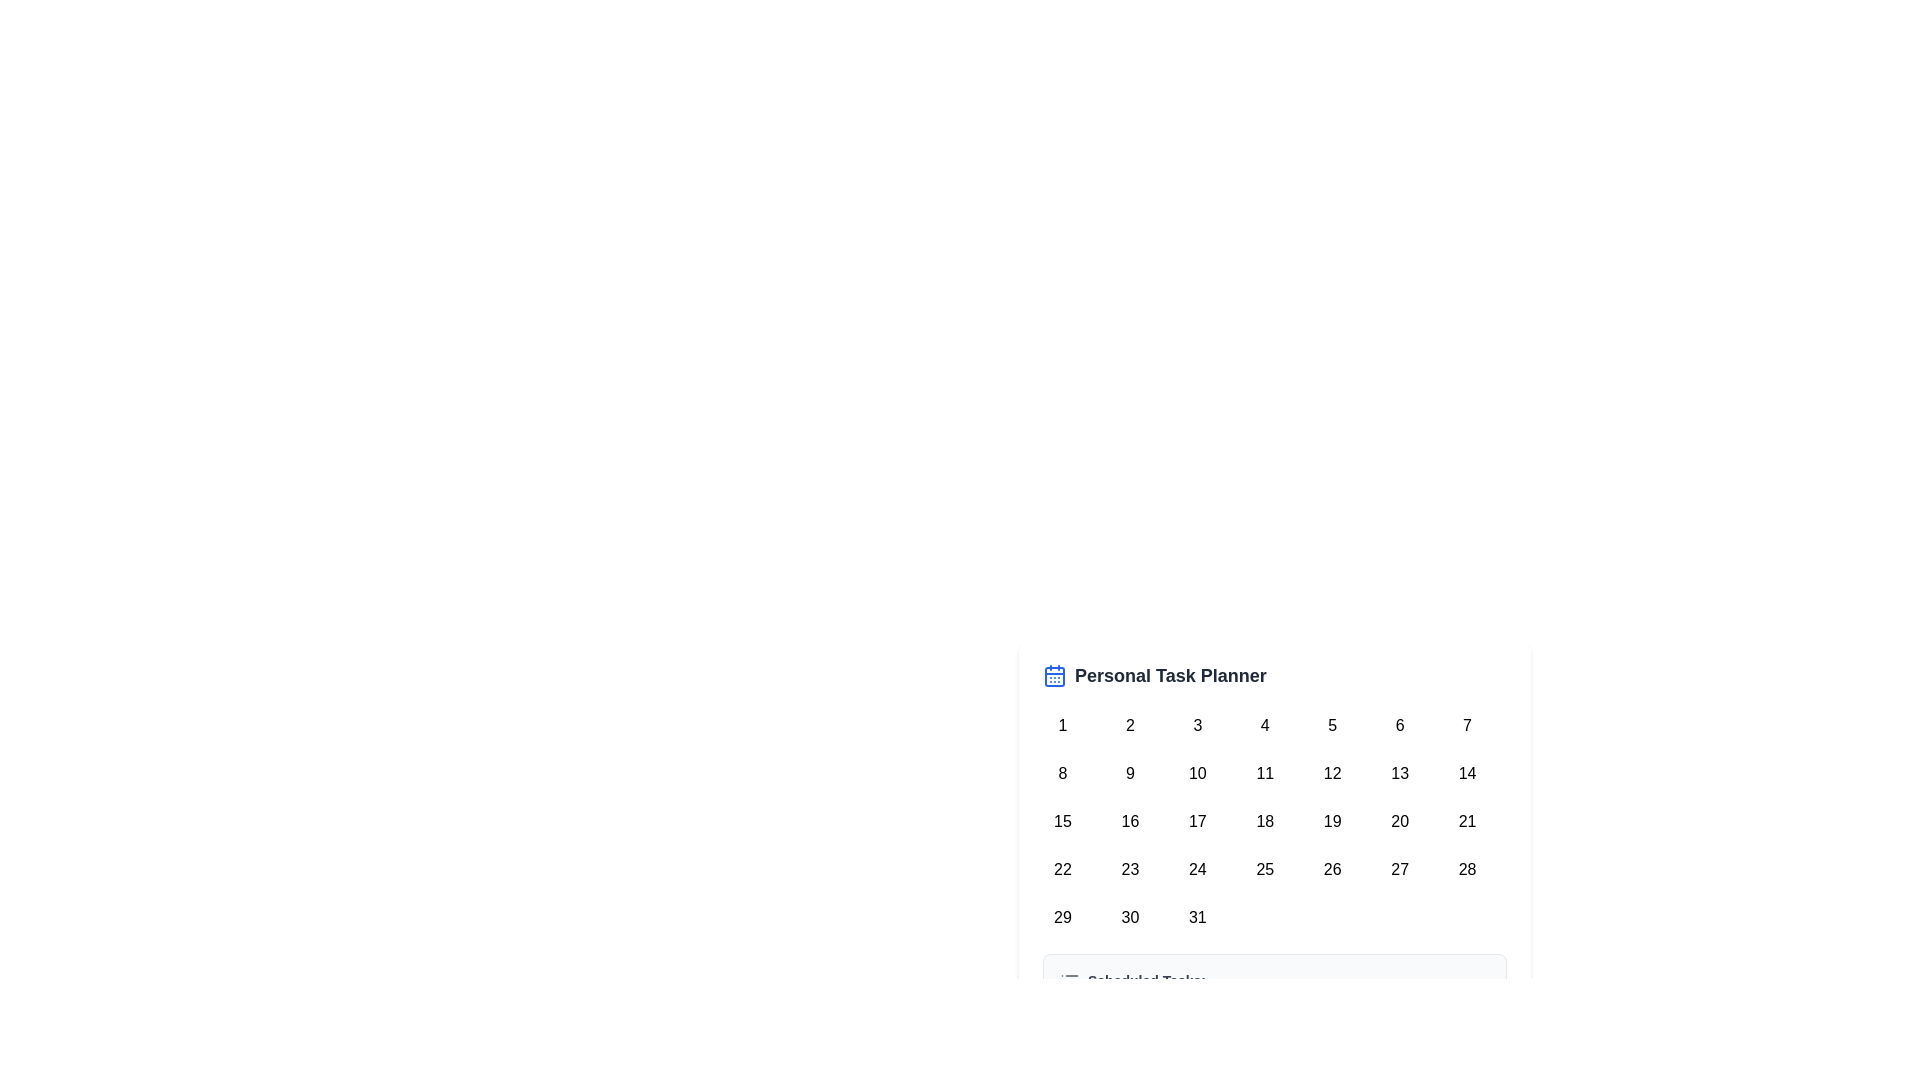  I want to click on the button with the number '17' on the calendar grid, so click(1197, 821).